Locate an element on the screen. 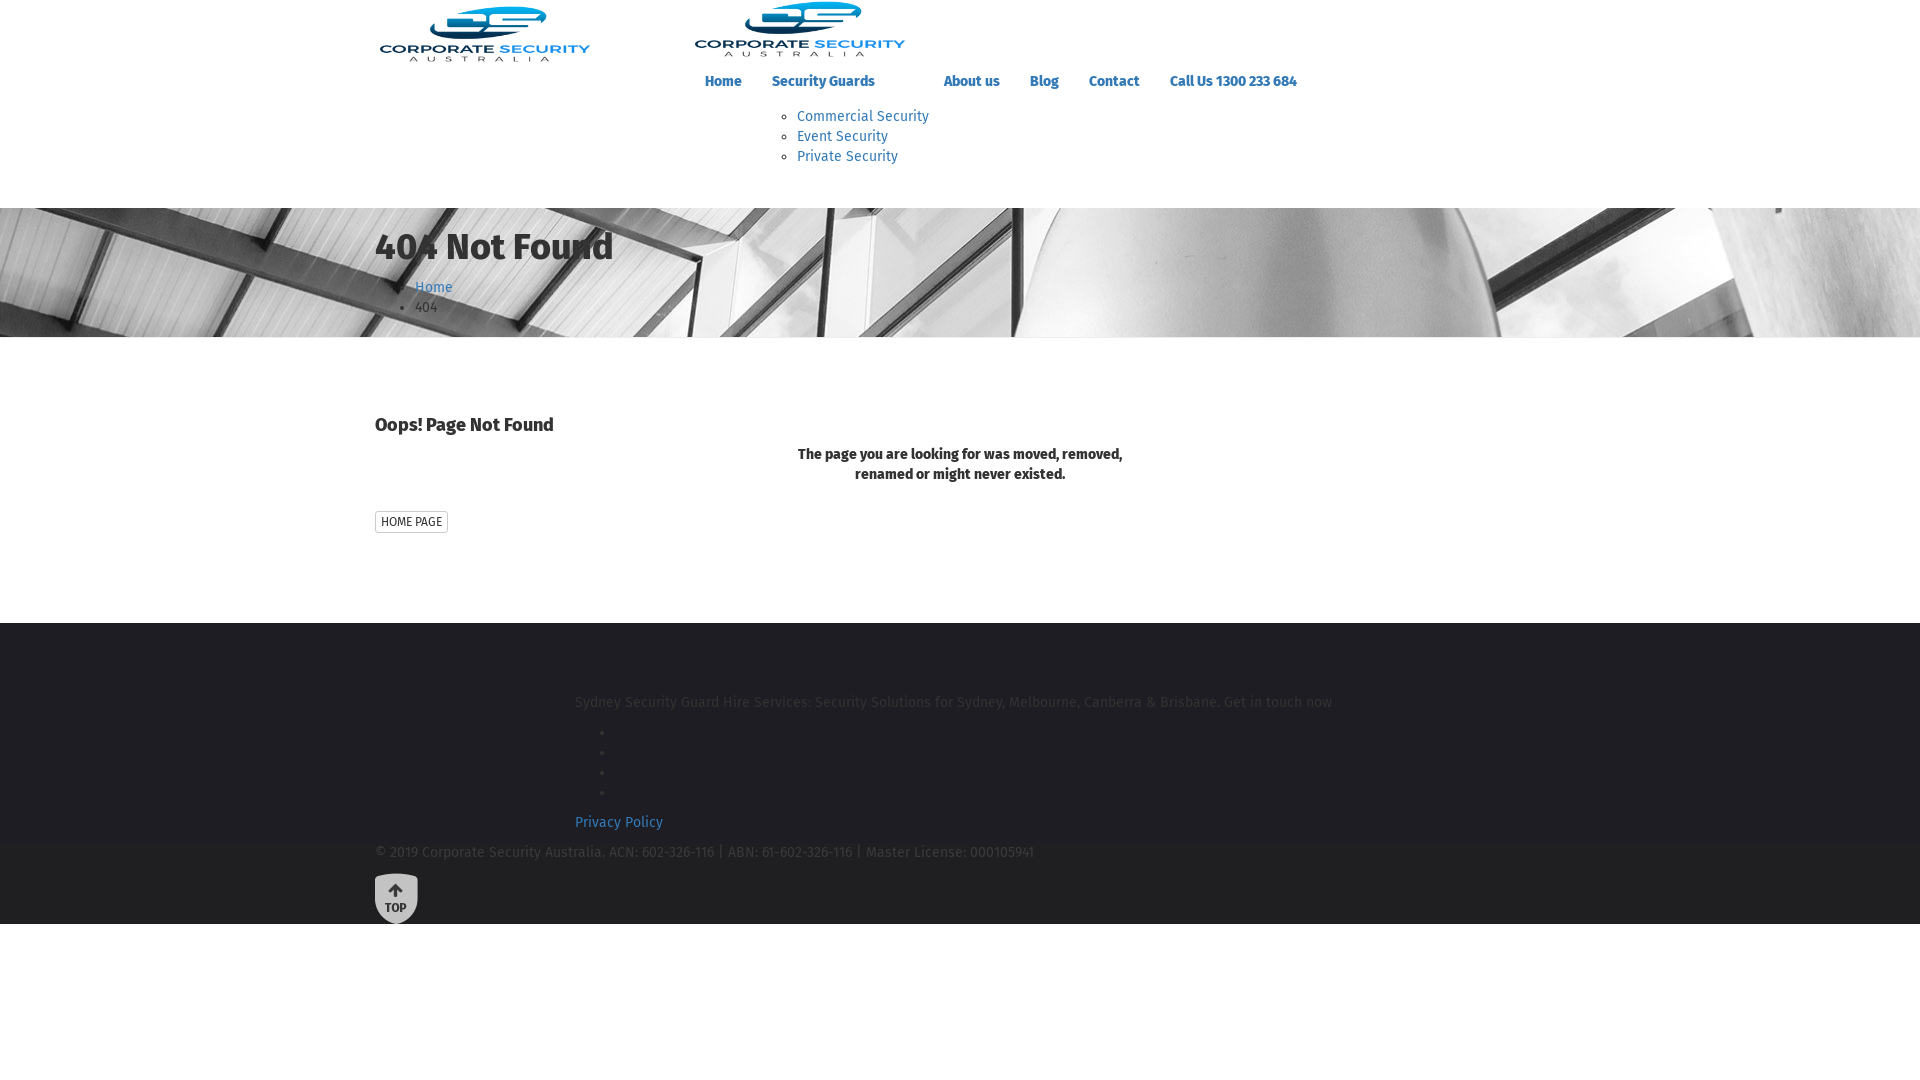  'Private Security' is located at coordinates (847, 155).